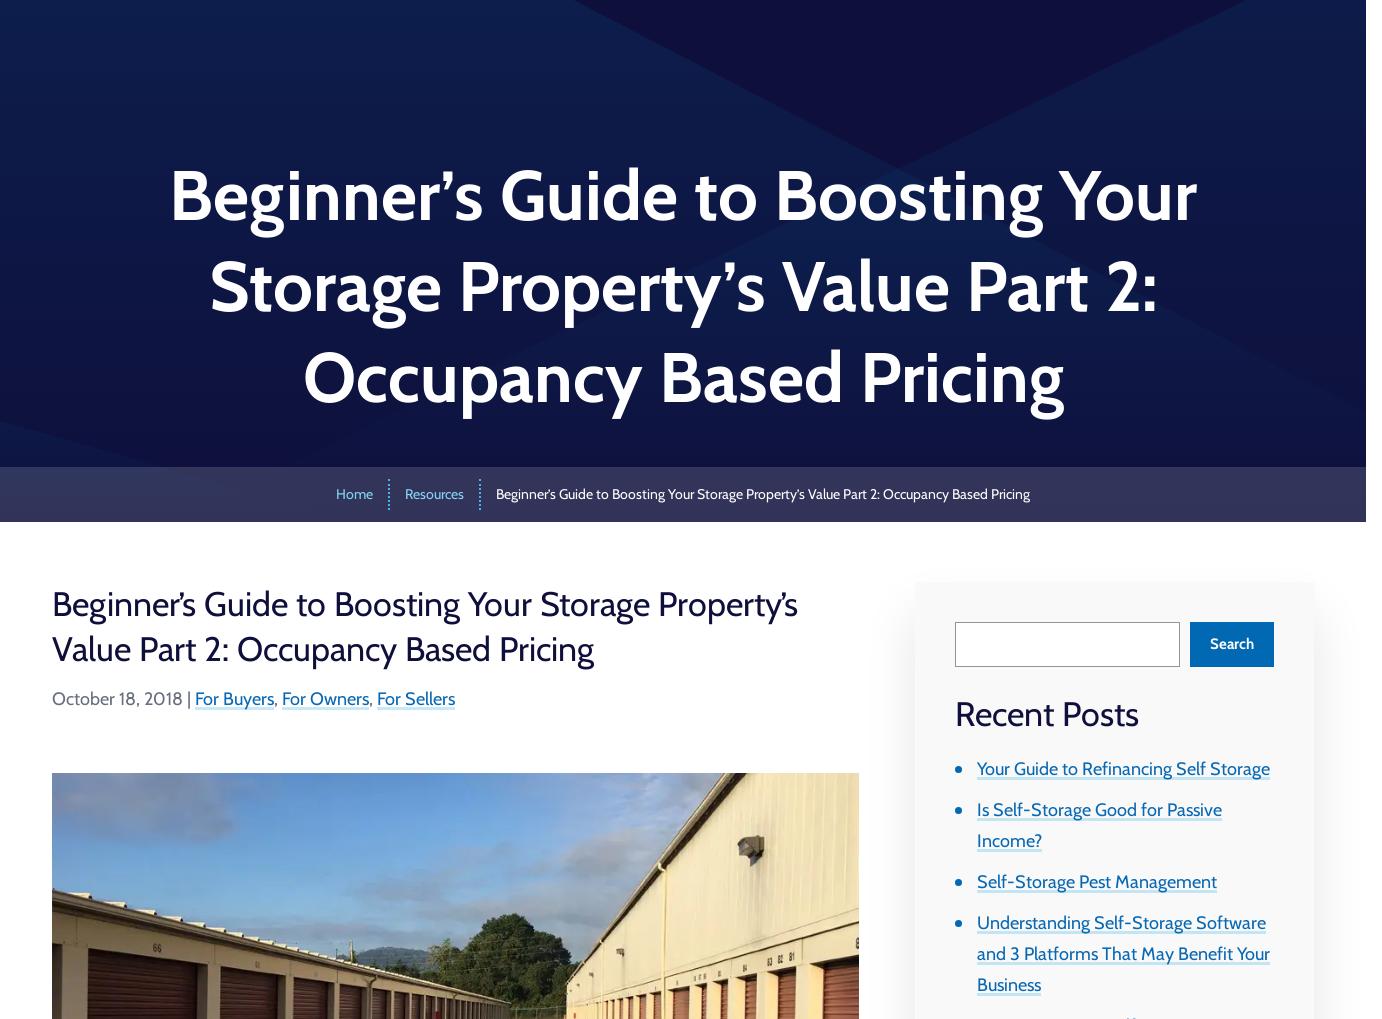 This screenshot has height=1019, width=1382. I want to click on 'New Rate:       5×10 – 25 Rented @ $40 = $12,000 in annual revenue', so click(338, 99).